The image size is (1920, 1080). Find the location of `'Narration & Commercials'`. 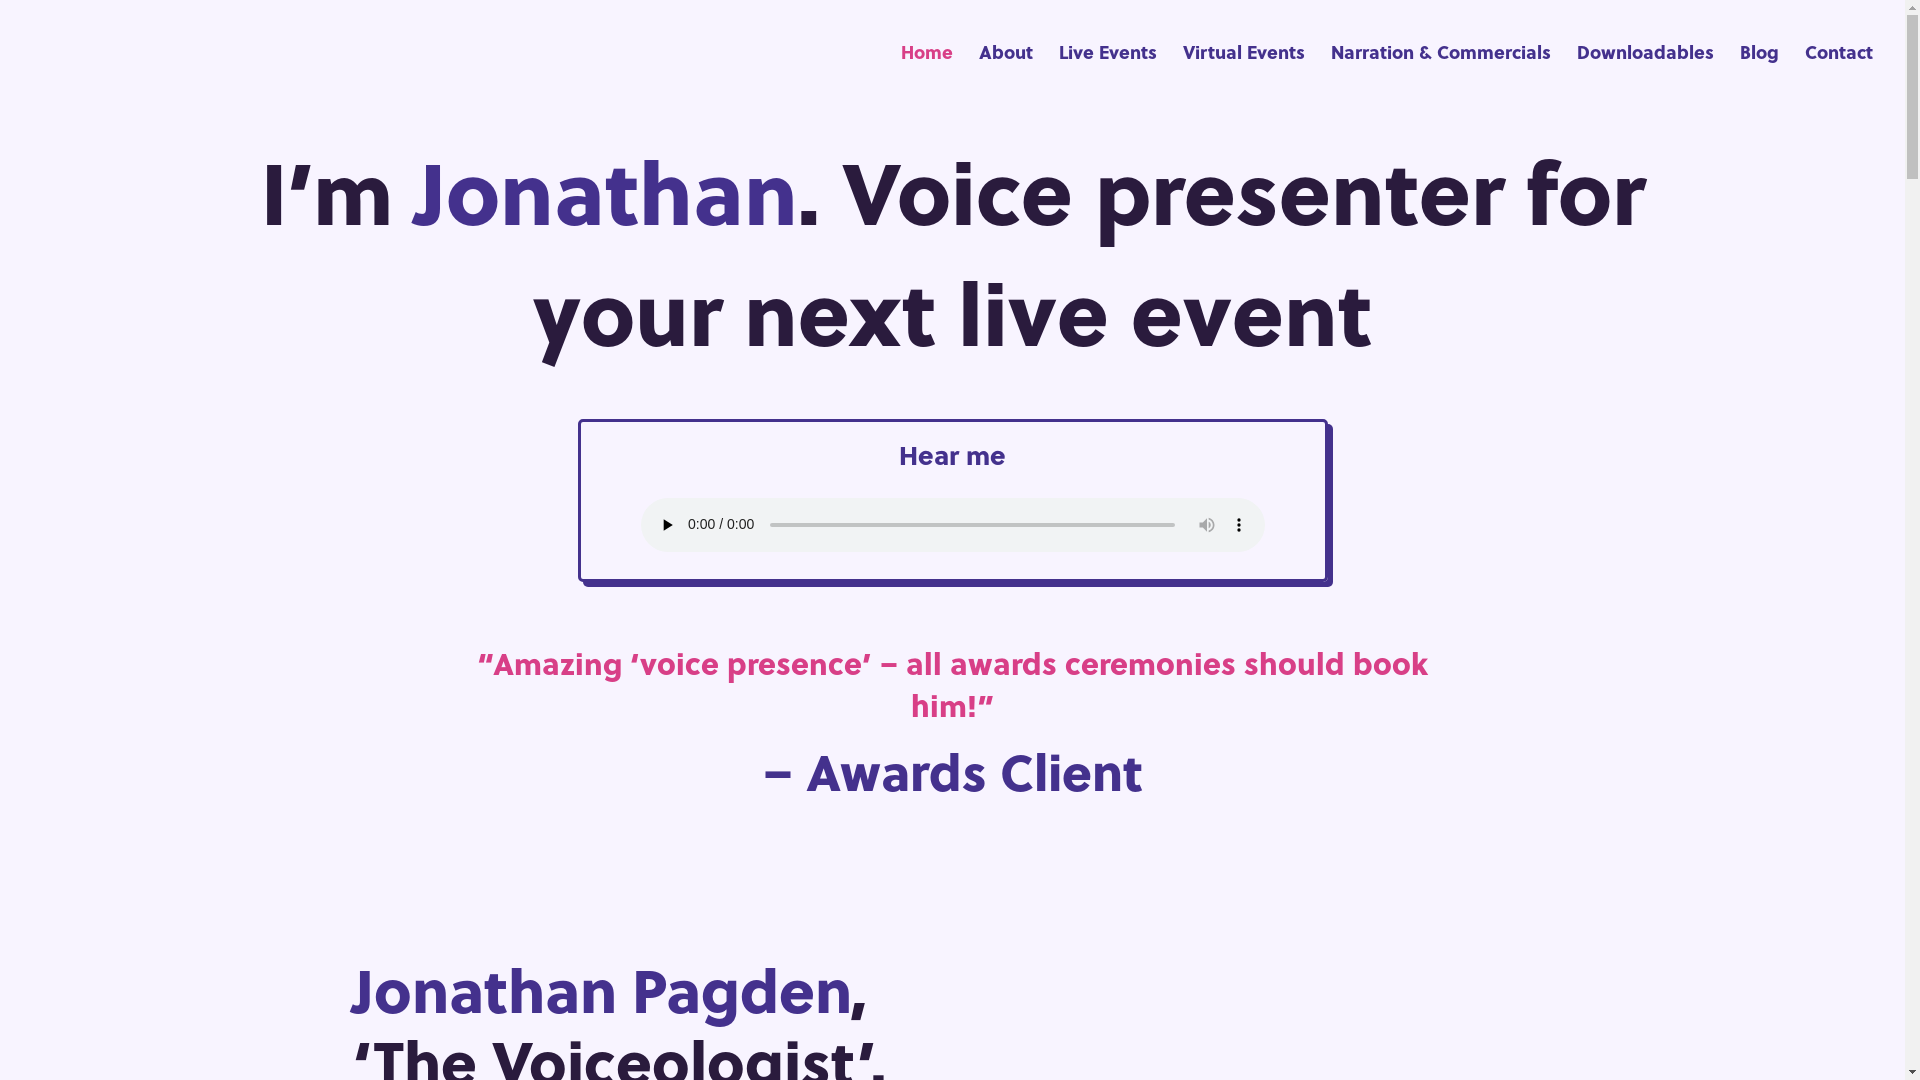

'Narration & Commercials' is located at coordinates (1440, 73).